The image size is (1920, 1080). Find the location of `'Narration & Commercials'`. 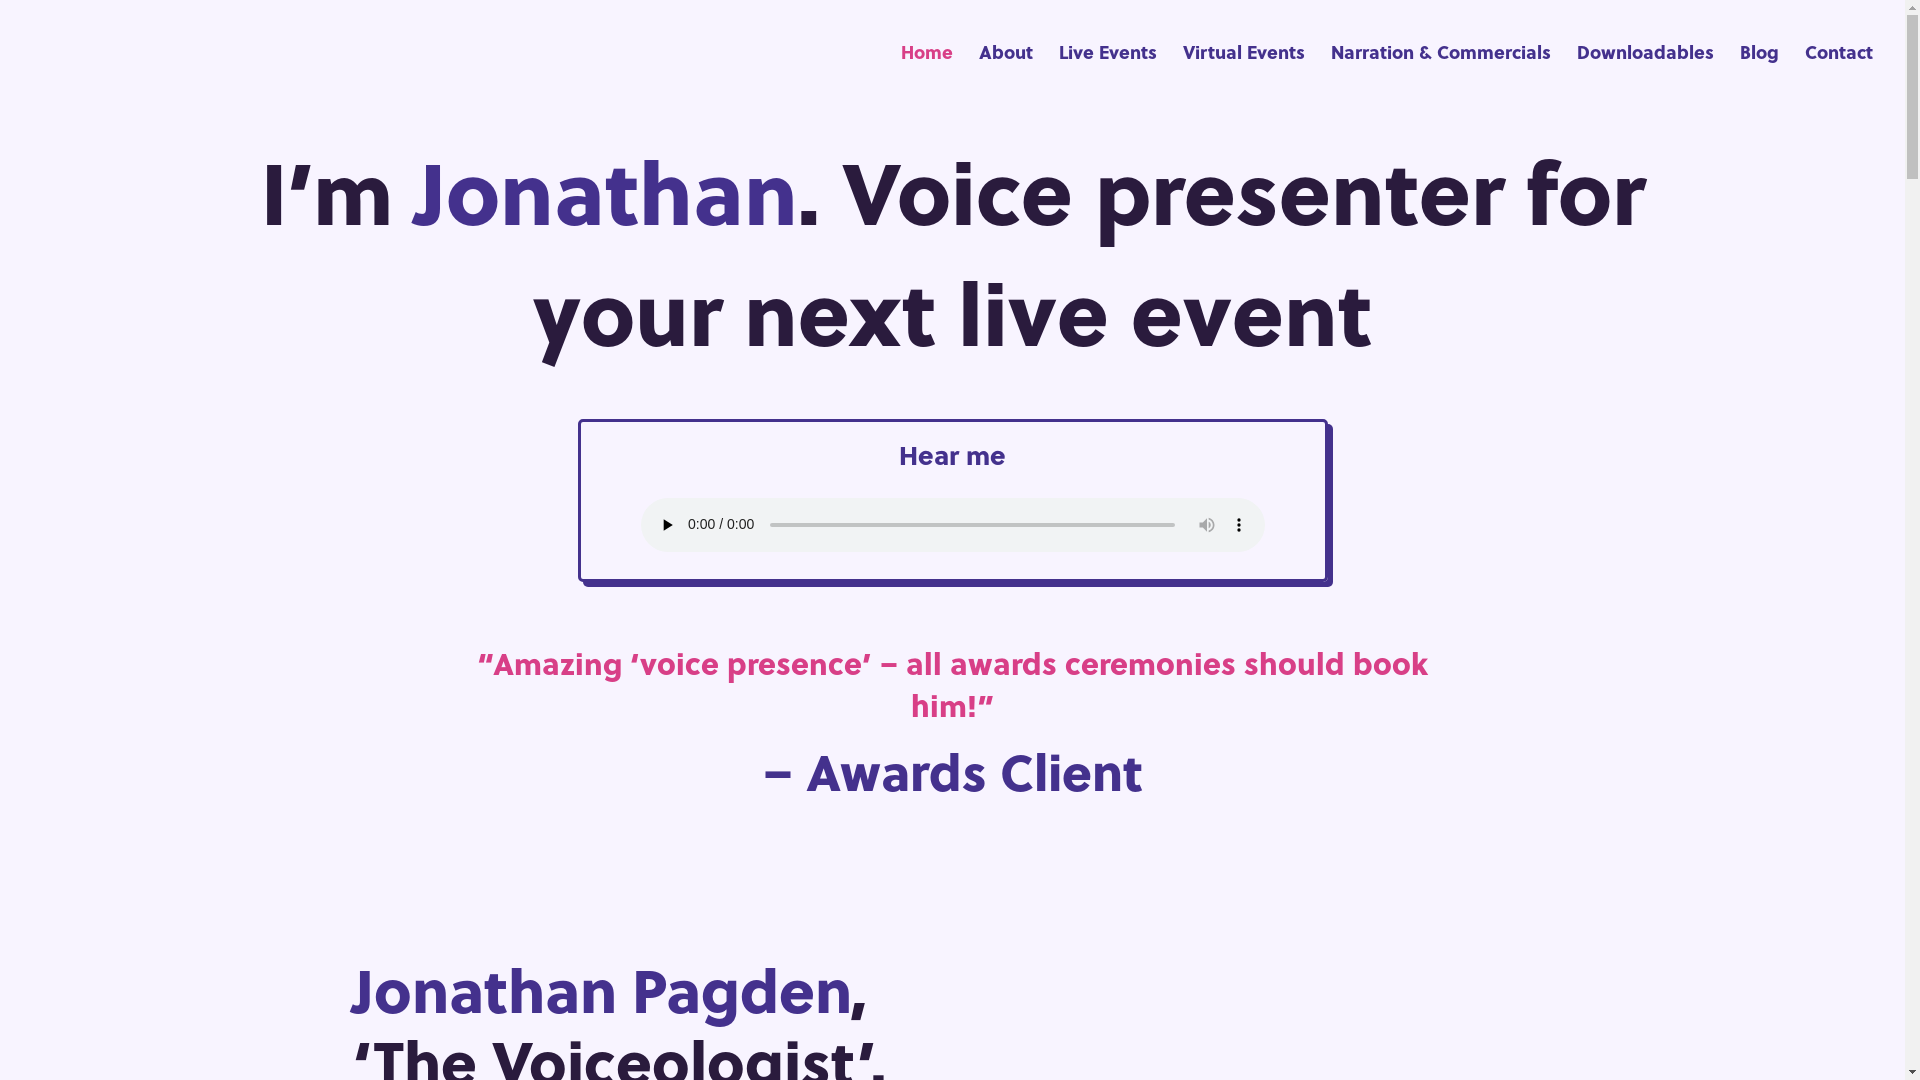

'Narration & Commercials' is located at coordinates (1440, 73).